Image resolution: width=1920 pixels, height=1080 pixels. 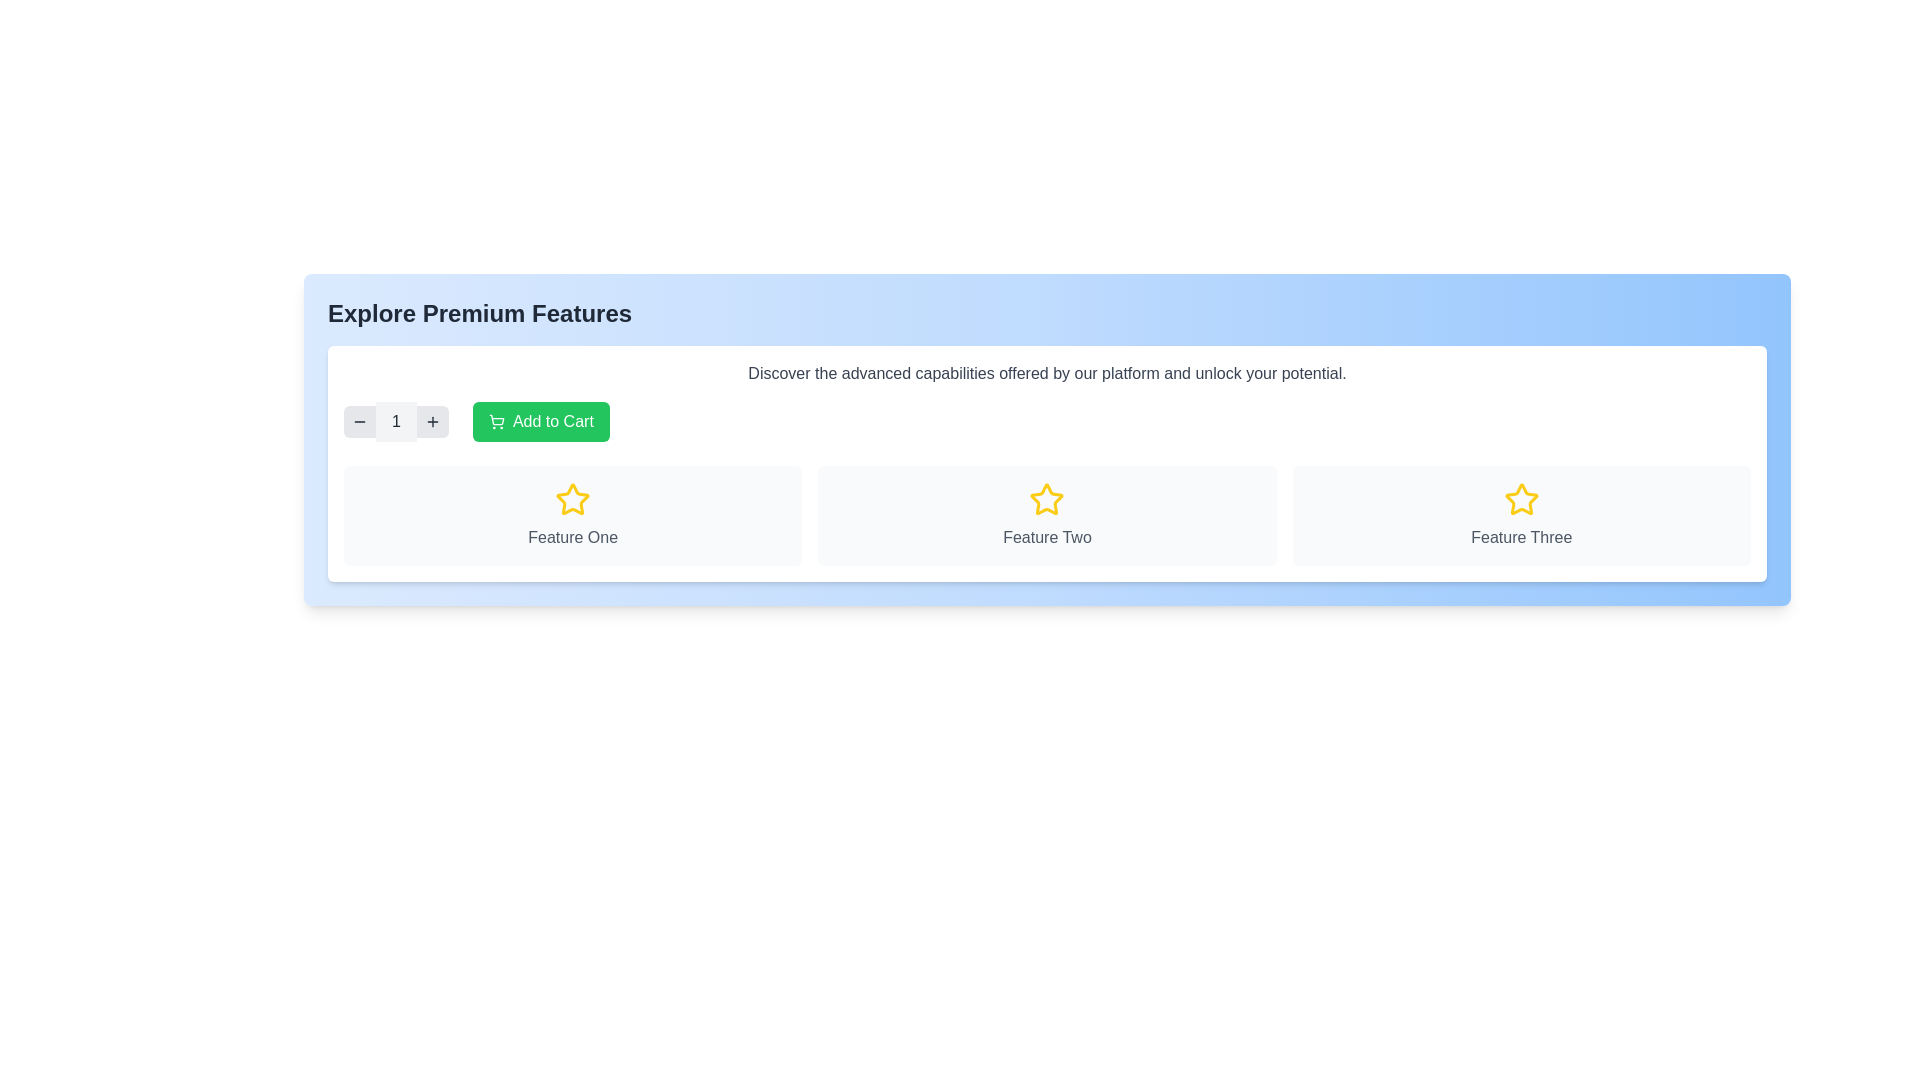 I want to click on the rectangular button with a light gray background and rounded left corners, featuring a horizontal minus icon, to decrement the value, so click(x=360, y=420).